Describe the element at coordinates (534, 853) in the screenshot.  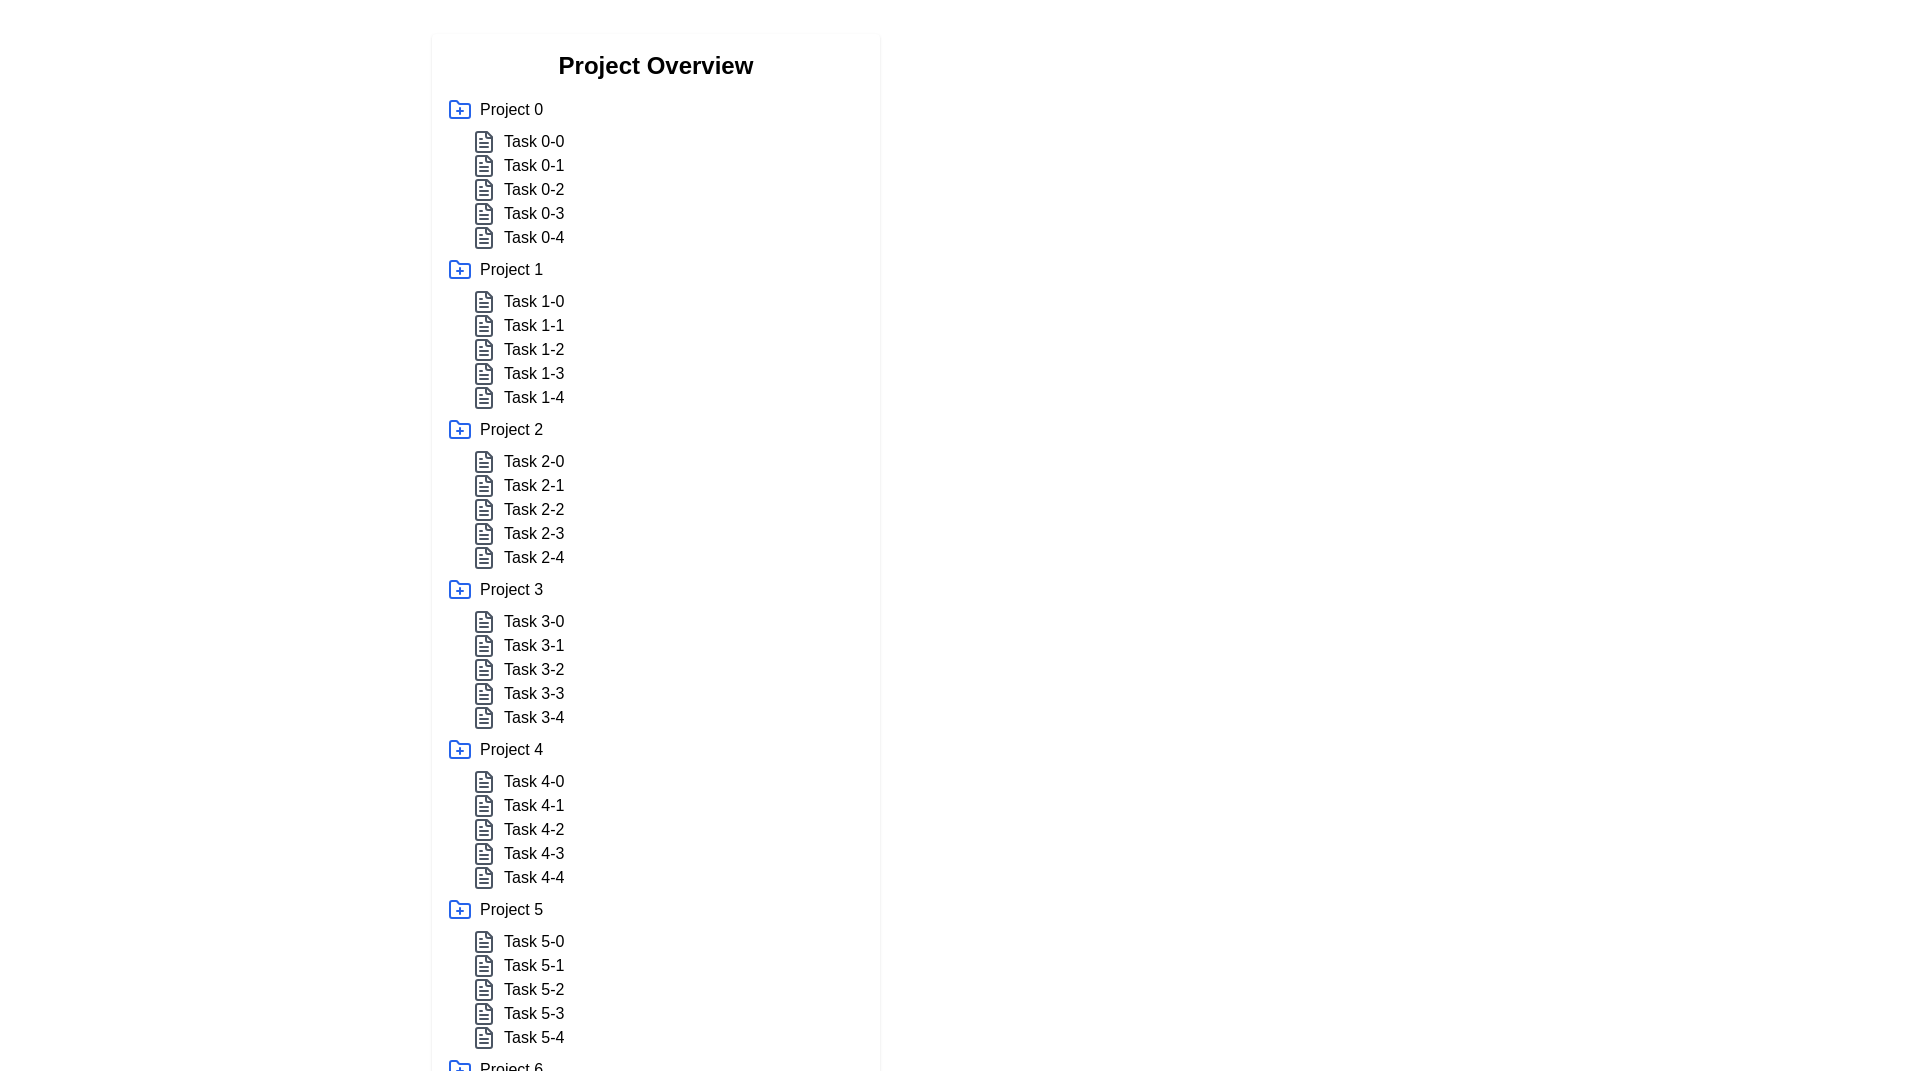
I see `the text label 'Task 4-3' which is styled in a clean sans-serif font and positioned inline to the right of a document icon, located in the fourth section of the project list under 'Project 4'` at that location.